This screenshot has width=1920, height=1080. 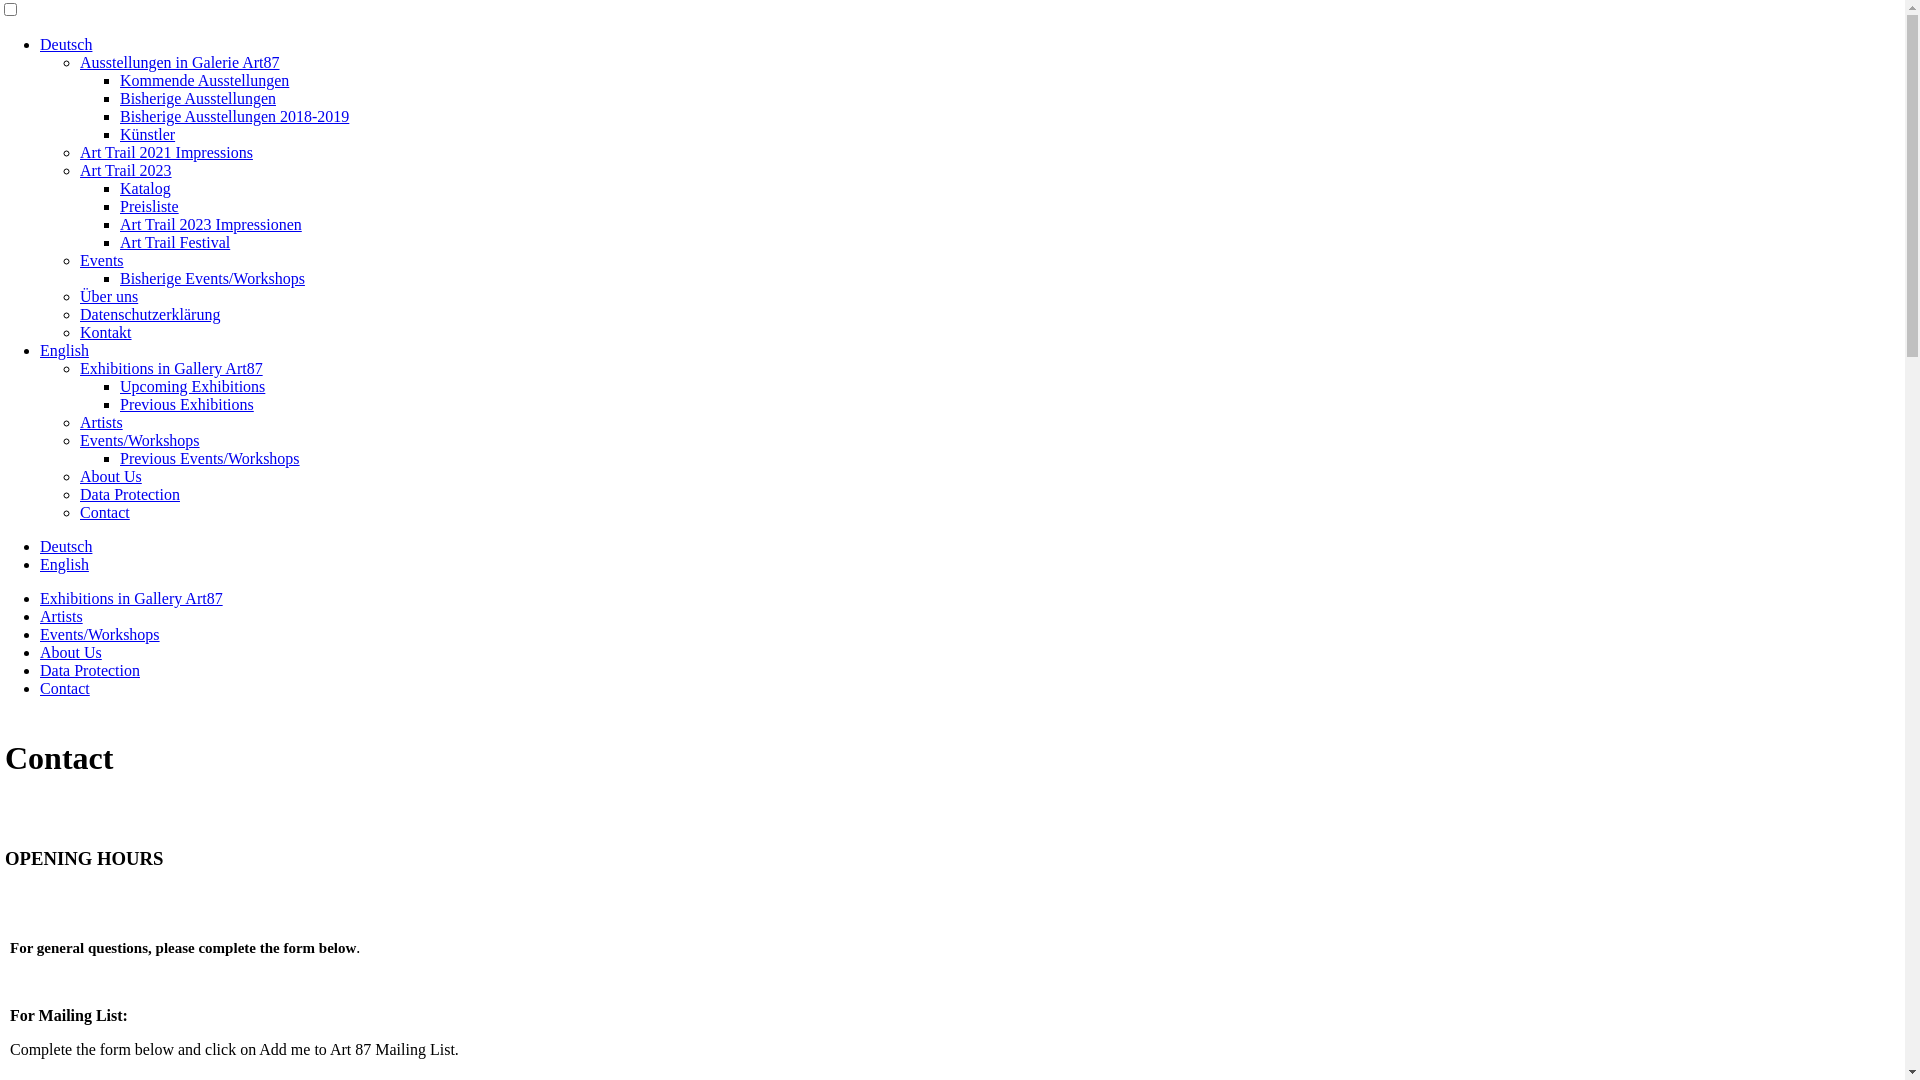 What do you see at coordinates (210, 458) in the screenshot?
I see `'Previous Events/Workshops'` at bounding box center [210, 458].